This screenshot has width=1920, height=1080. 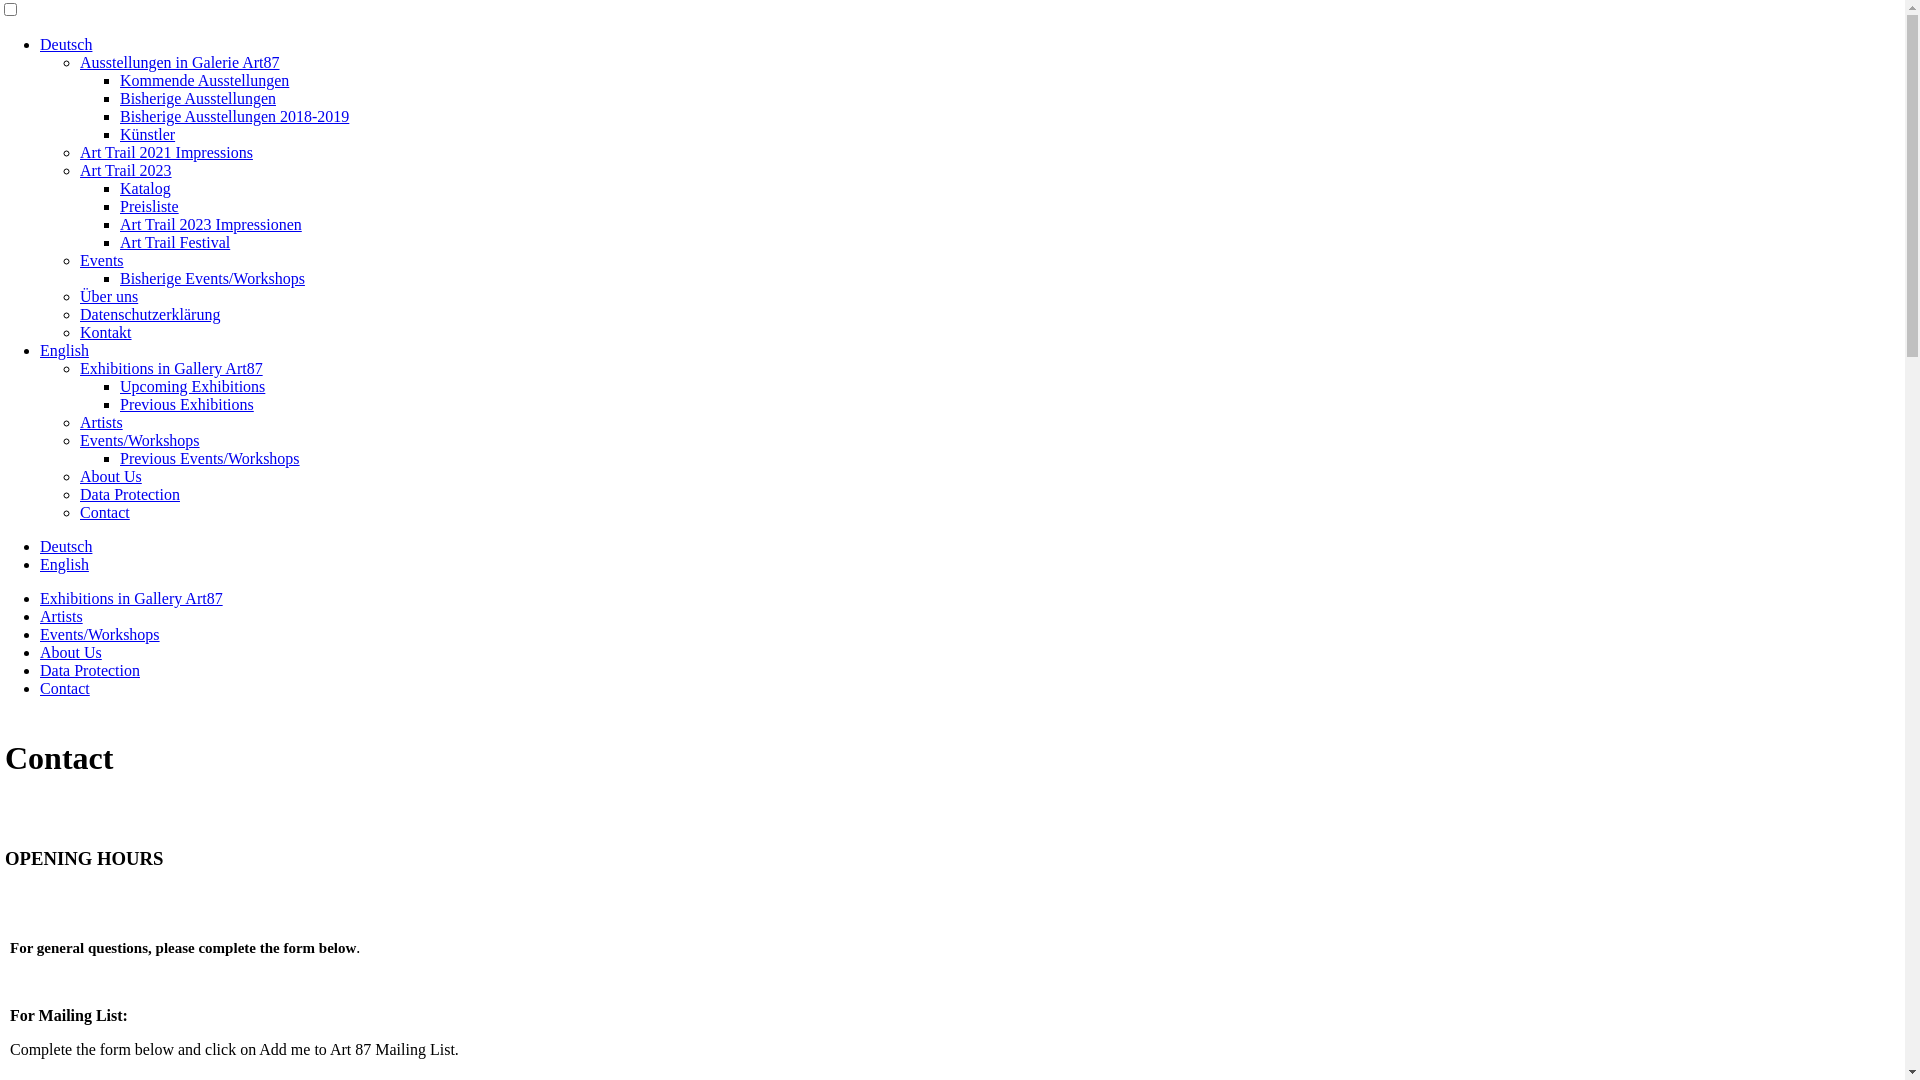 What do you see at coordinates (210, 458) in the screenshot?
I see `'Previous Events/Workshops'` at bounding box center [210, 458].